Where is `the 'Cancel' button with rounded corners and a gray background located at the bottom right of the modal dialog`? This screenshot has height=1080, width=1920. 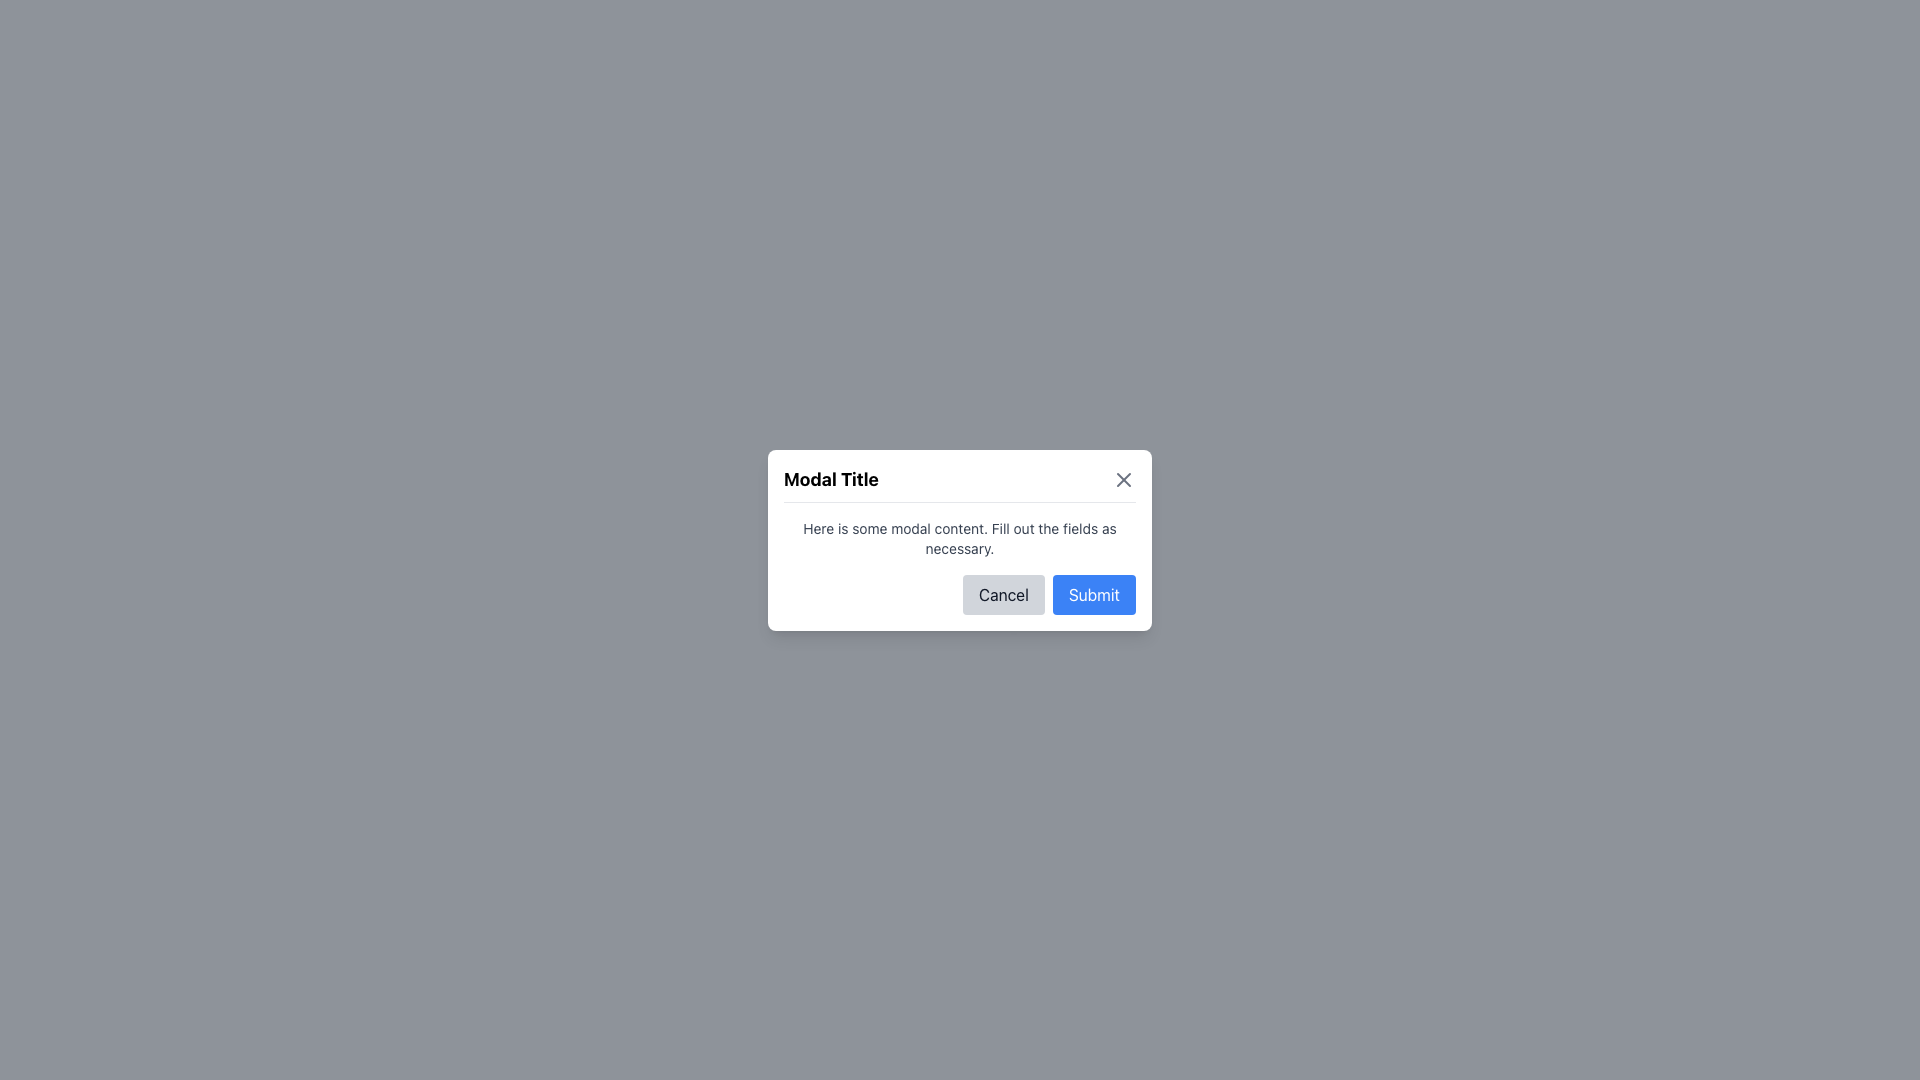 the 'Cancel' button with rounded corners and a gray background located at the bottom right of the modal dialog is located at coordinates (1003, 593).